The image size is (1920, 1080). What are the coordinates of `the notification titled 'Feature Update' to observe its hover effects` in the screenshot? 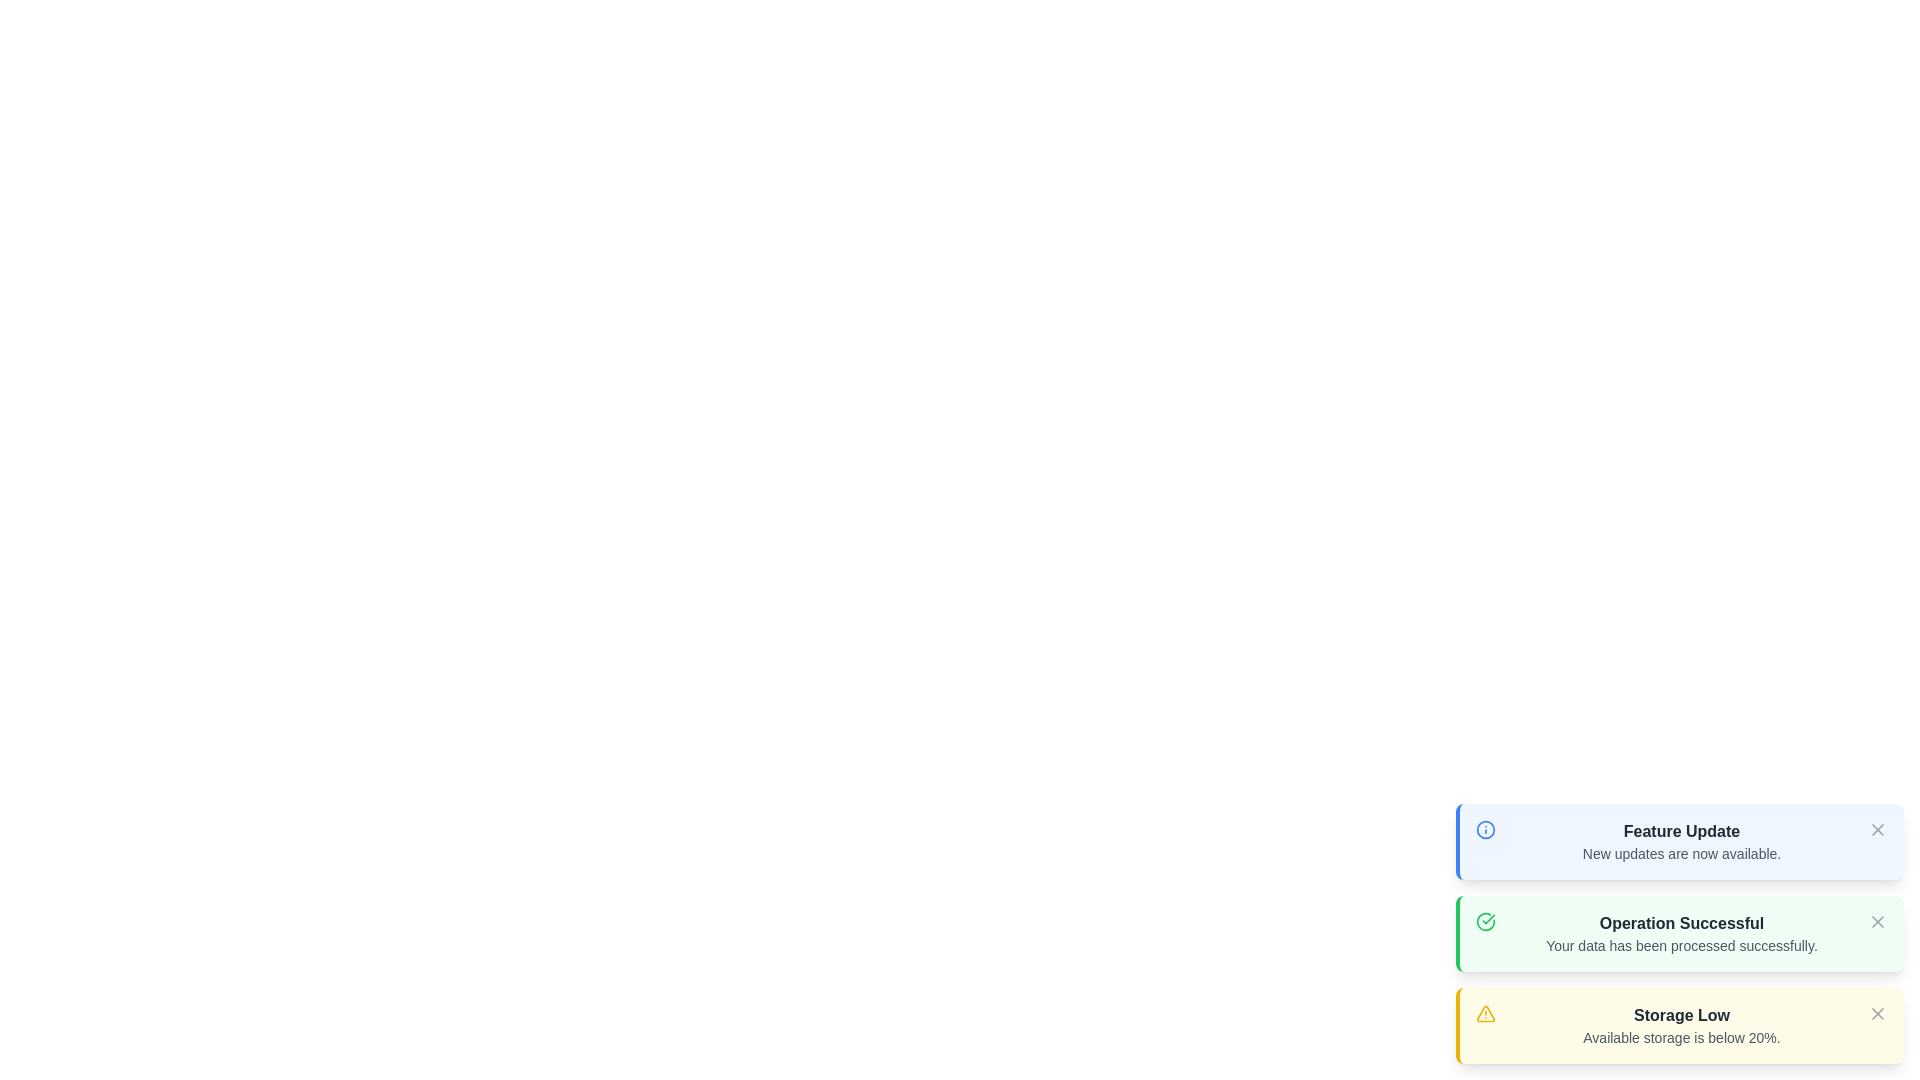 It's located at (1680, 841).